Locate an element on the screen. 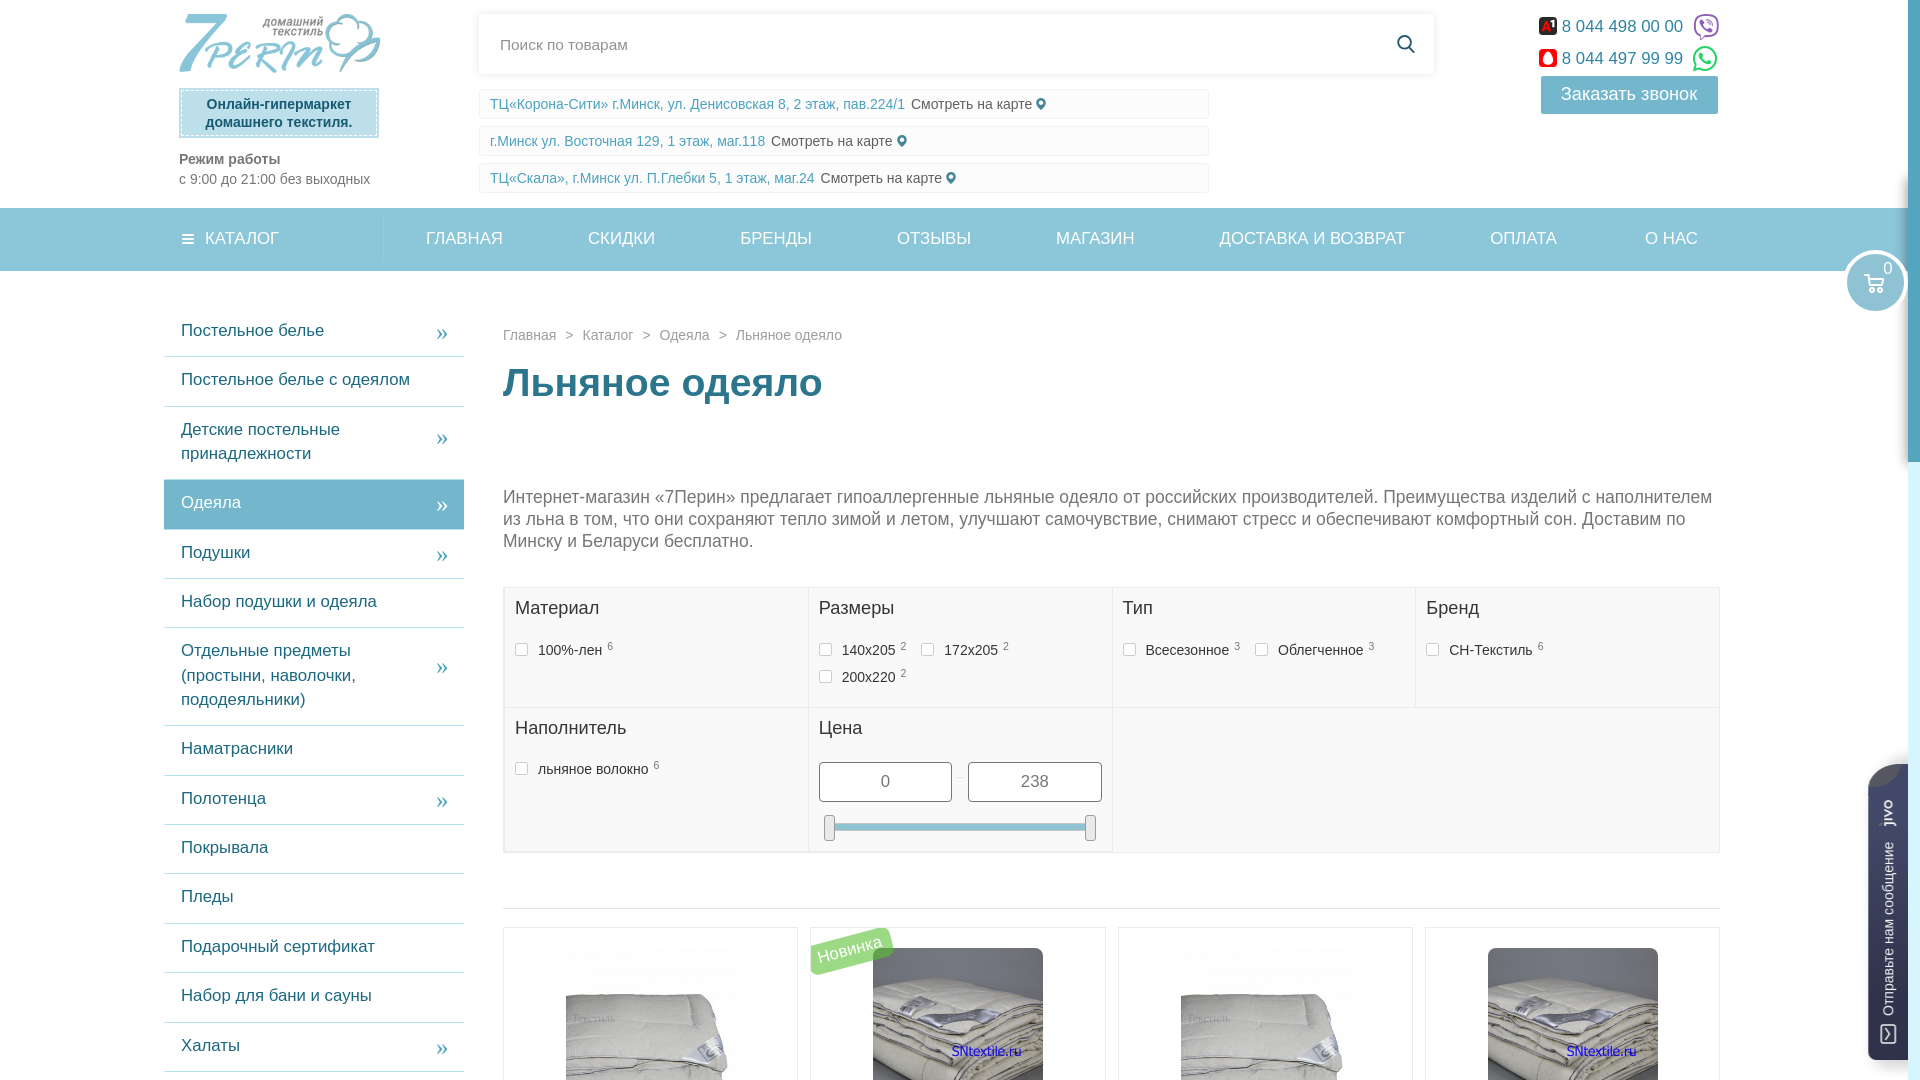 Image resolution: width=1920 pixels, height=1080 pixels. '8 044 497 99 99' is located at coordinates (1613, 57).